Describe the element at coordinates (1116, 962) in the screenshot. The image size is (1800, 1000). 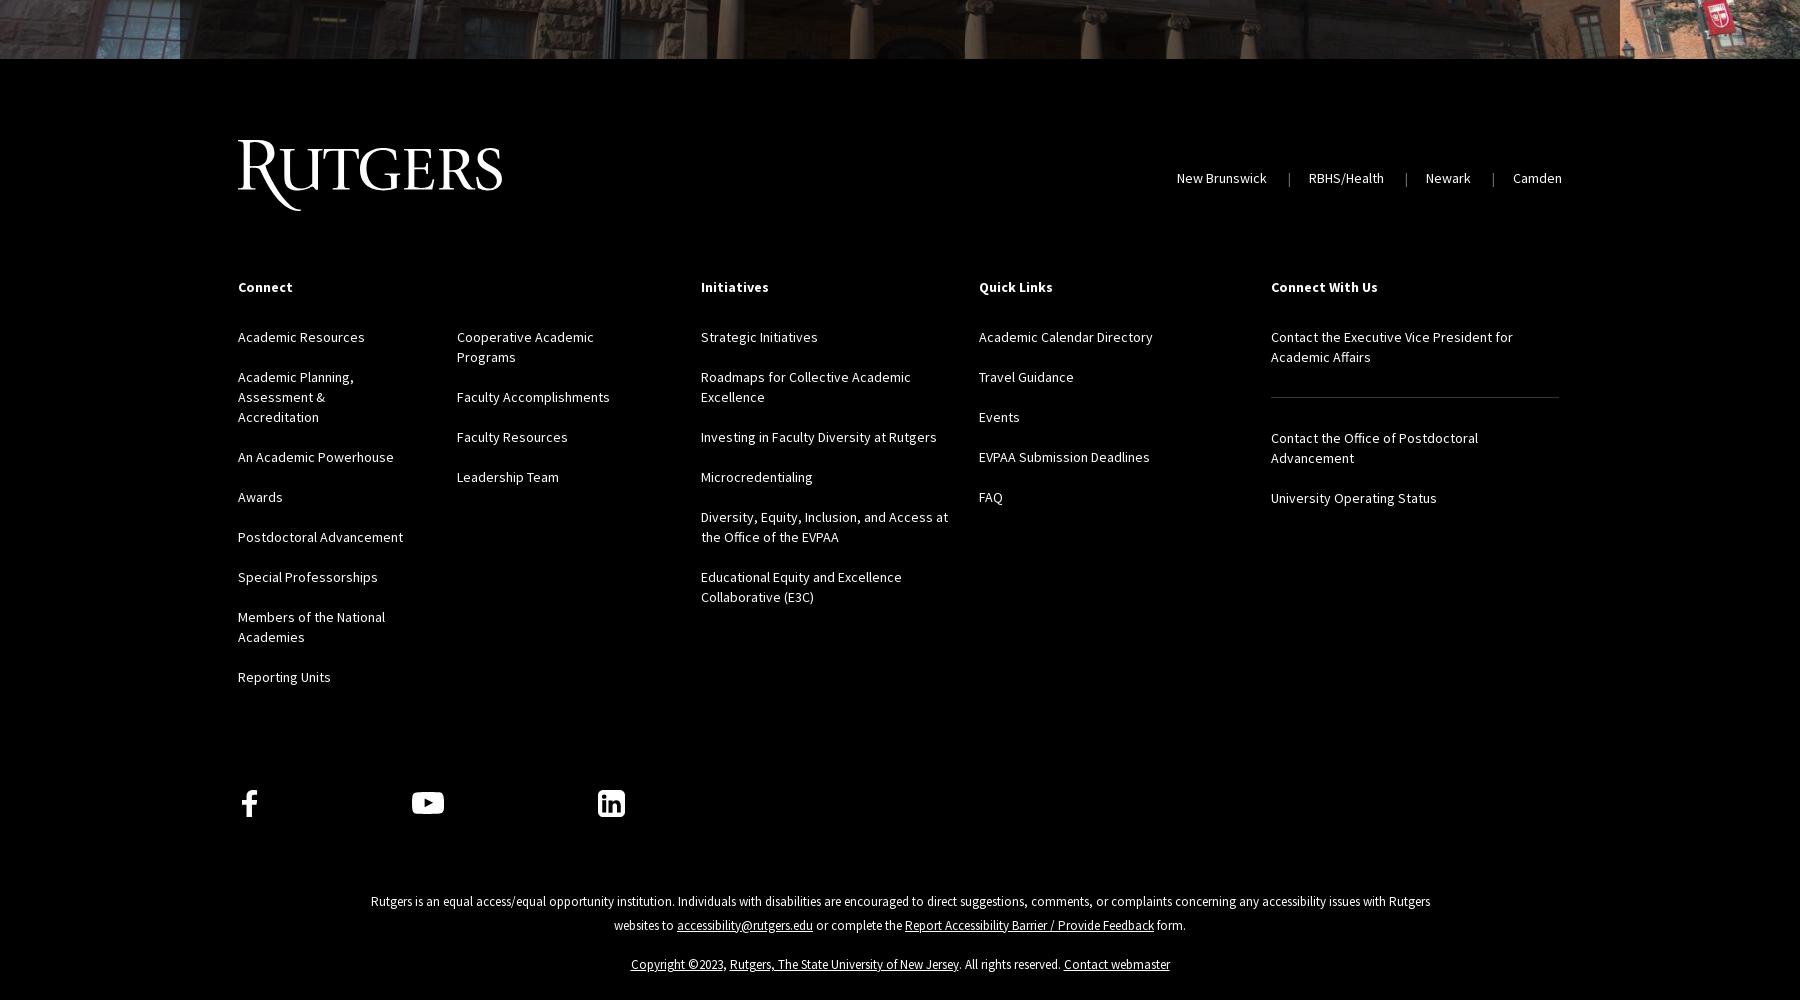
I see `'Contact webmaster'` at that location.